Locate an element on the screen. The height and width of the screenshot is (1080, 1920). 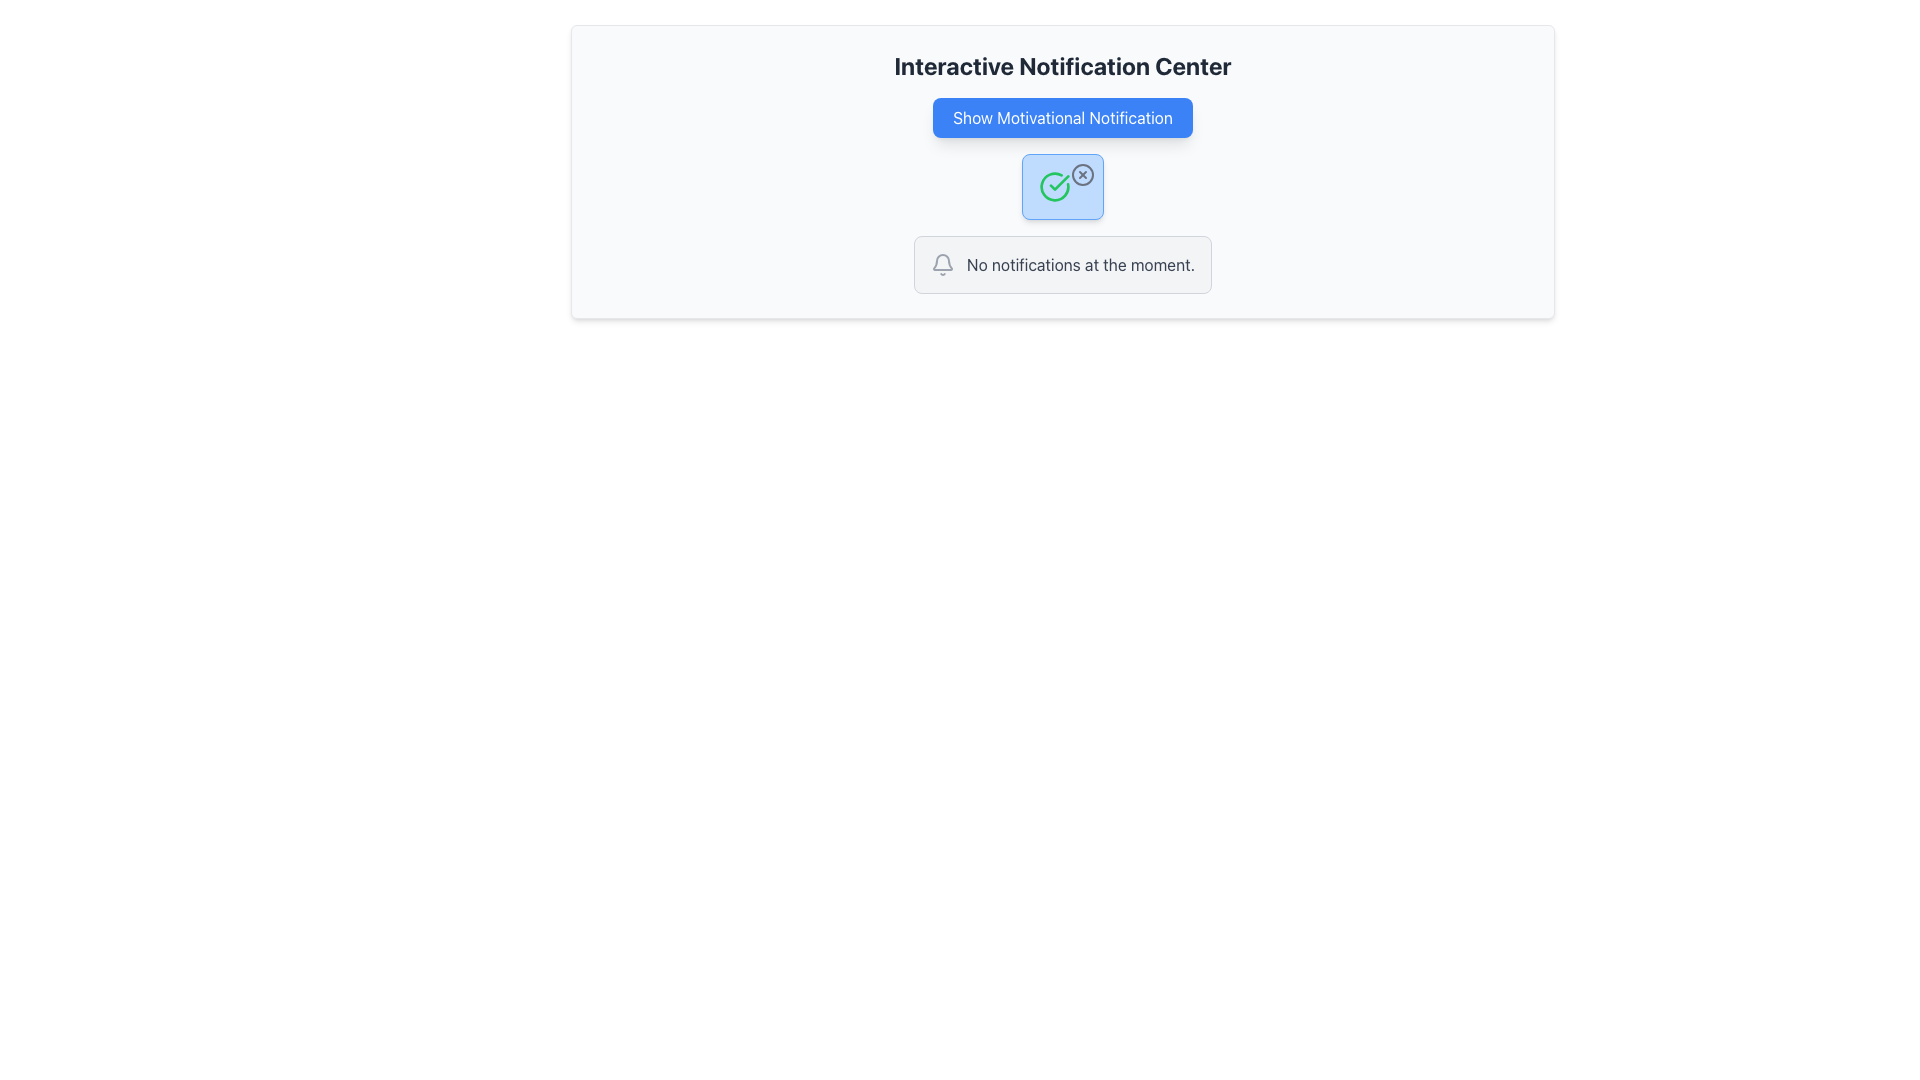
the blue rectangular button with white text 'Show Motivational Notification' located under the heading 'Interactive Notification Center' is located at coordinates (1061, 118).